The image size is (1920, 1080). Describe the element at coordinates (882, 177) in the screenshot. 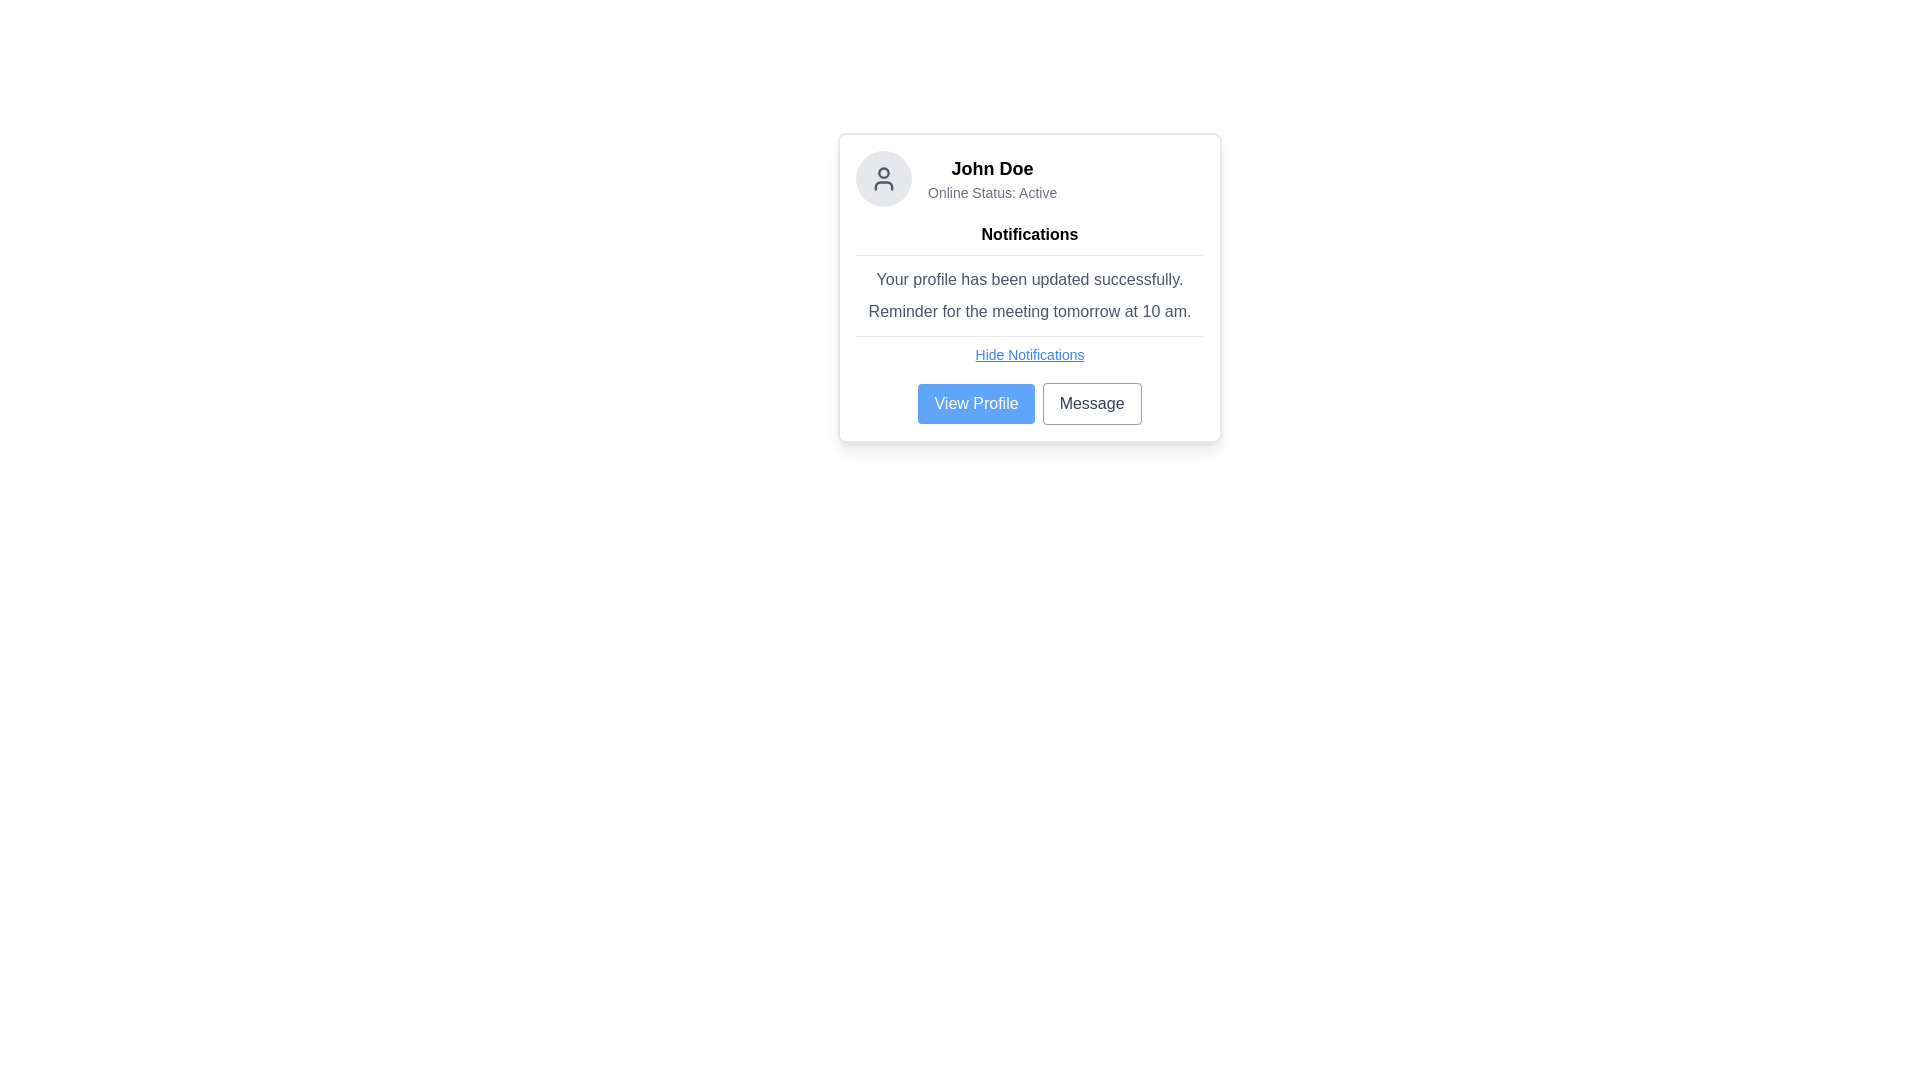

I see `the user profile icon, which is characterized by its outlined circular head and shoulders, located in the top-left section of a central notification card with a gray background` at that location.